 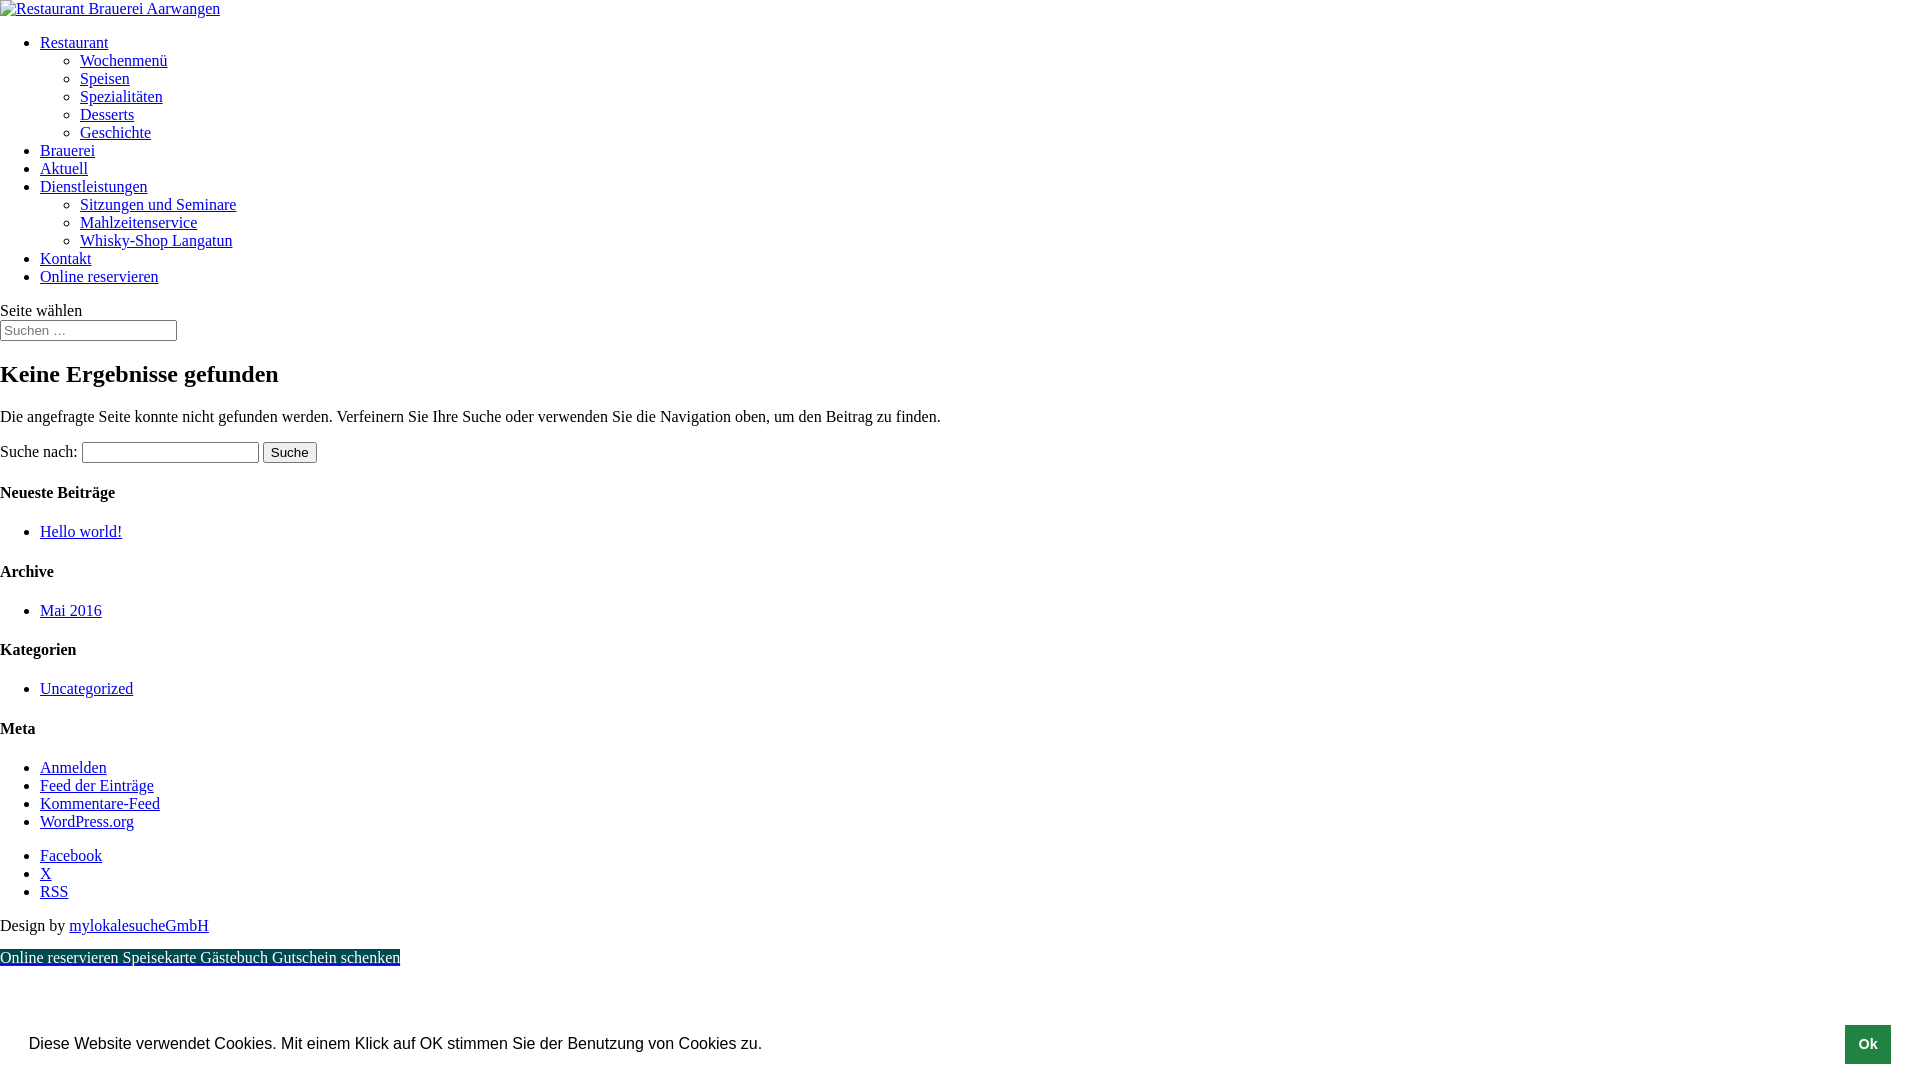 I want to click on 'Whisky-Shop Langatun', so click(x=80, y=239).